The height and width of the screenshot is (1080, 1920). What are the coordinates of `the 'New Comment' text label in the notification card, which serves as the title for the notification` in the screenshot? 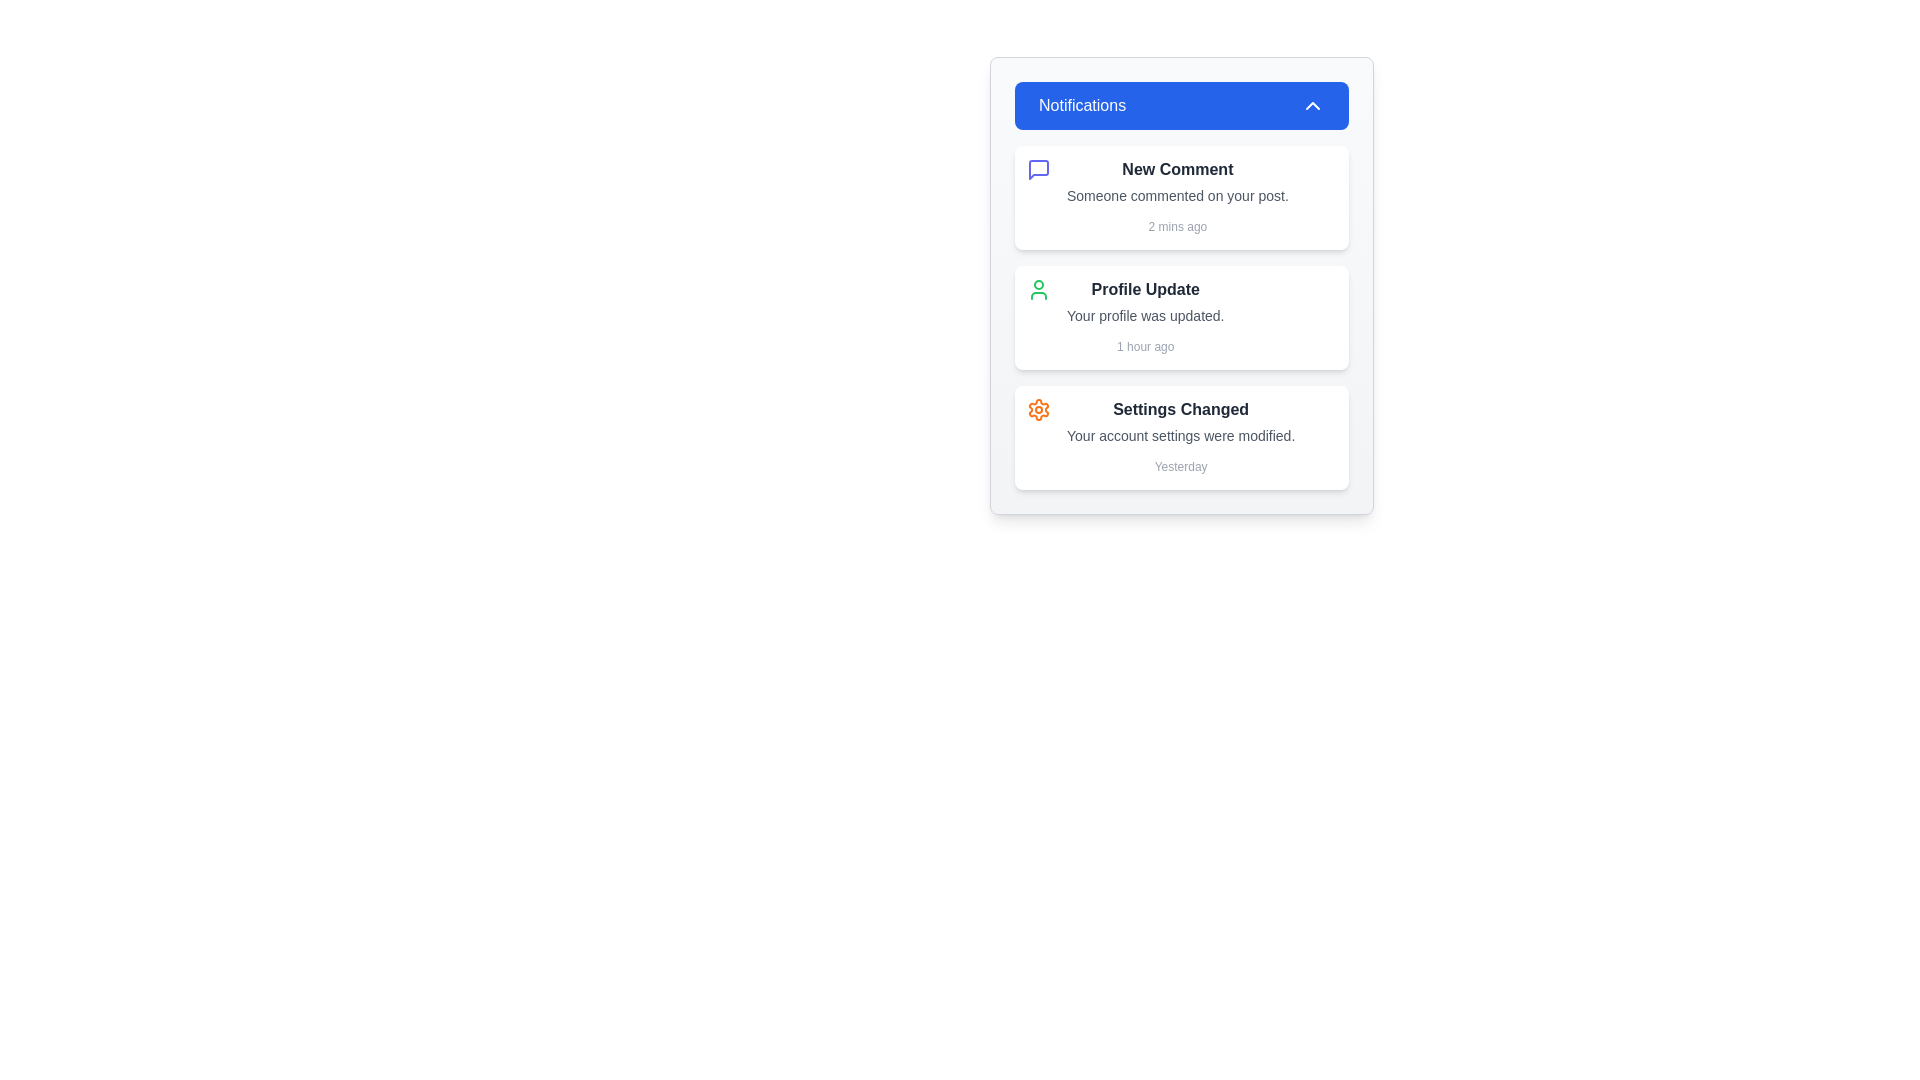 It's located at (1177, 168).